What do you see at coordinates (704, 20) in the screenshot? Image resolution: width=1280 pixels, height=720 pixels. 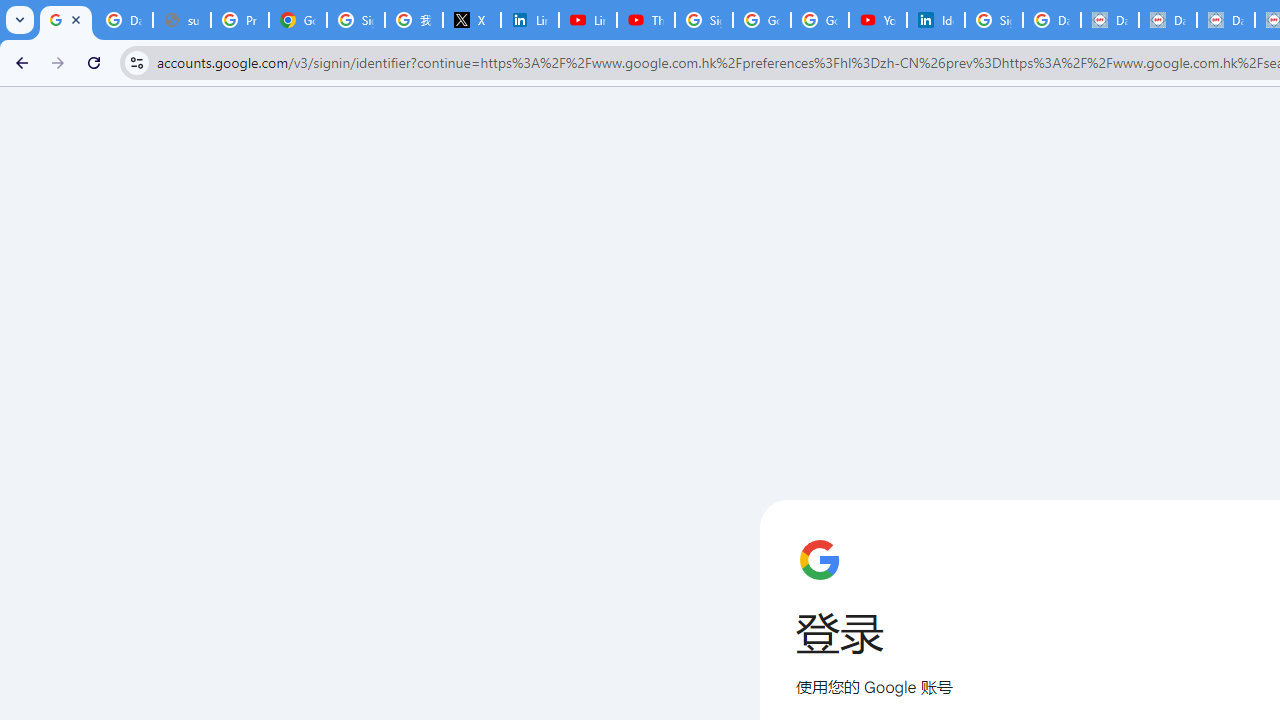 I see `'Sign in - Google Accounts'` at bounding box center [704, 20].